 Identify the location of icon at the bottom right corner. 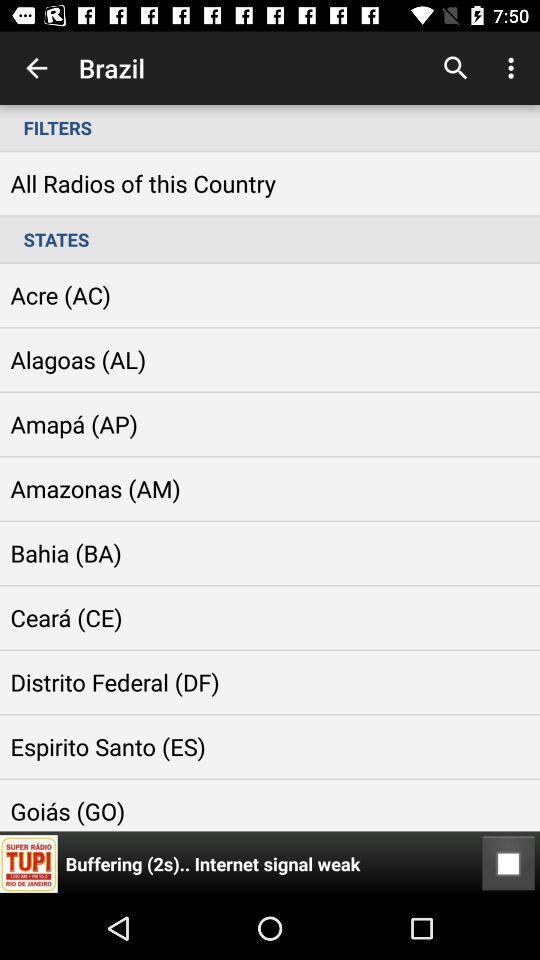
(508, 863).